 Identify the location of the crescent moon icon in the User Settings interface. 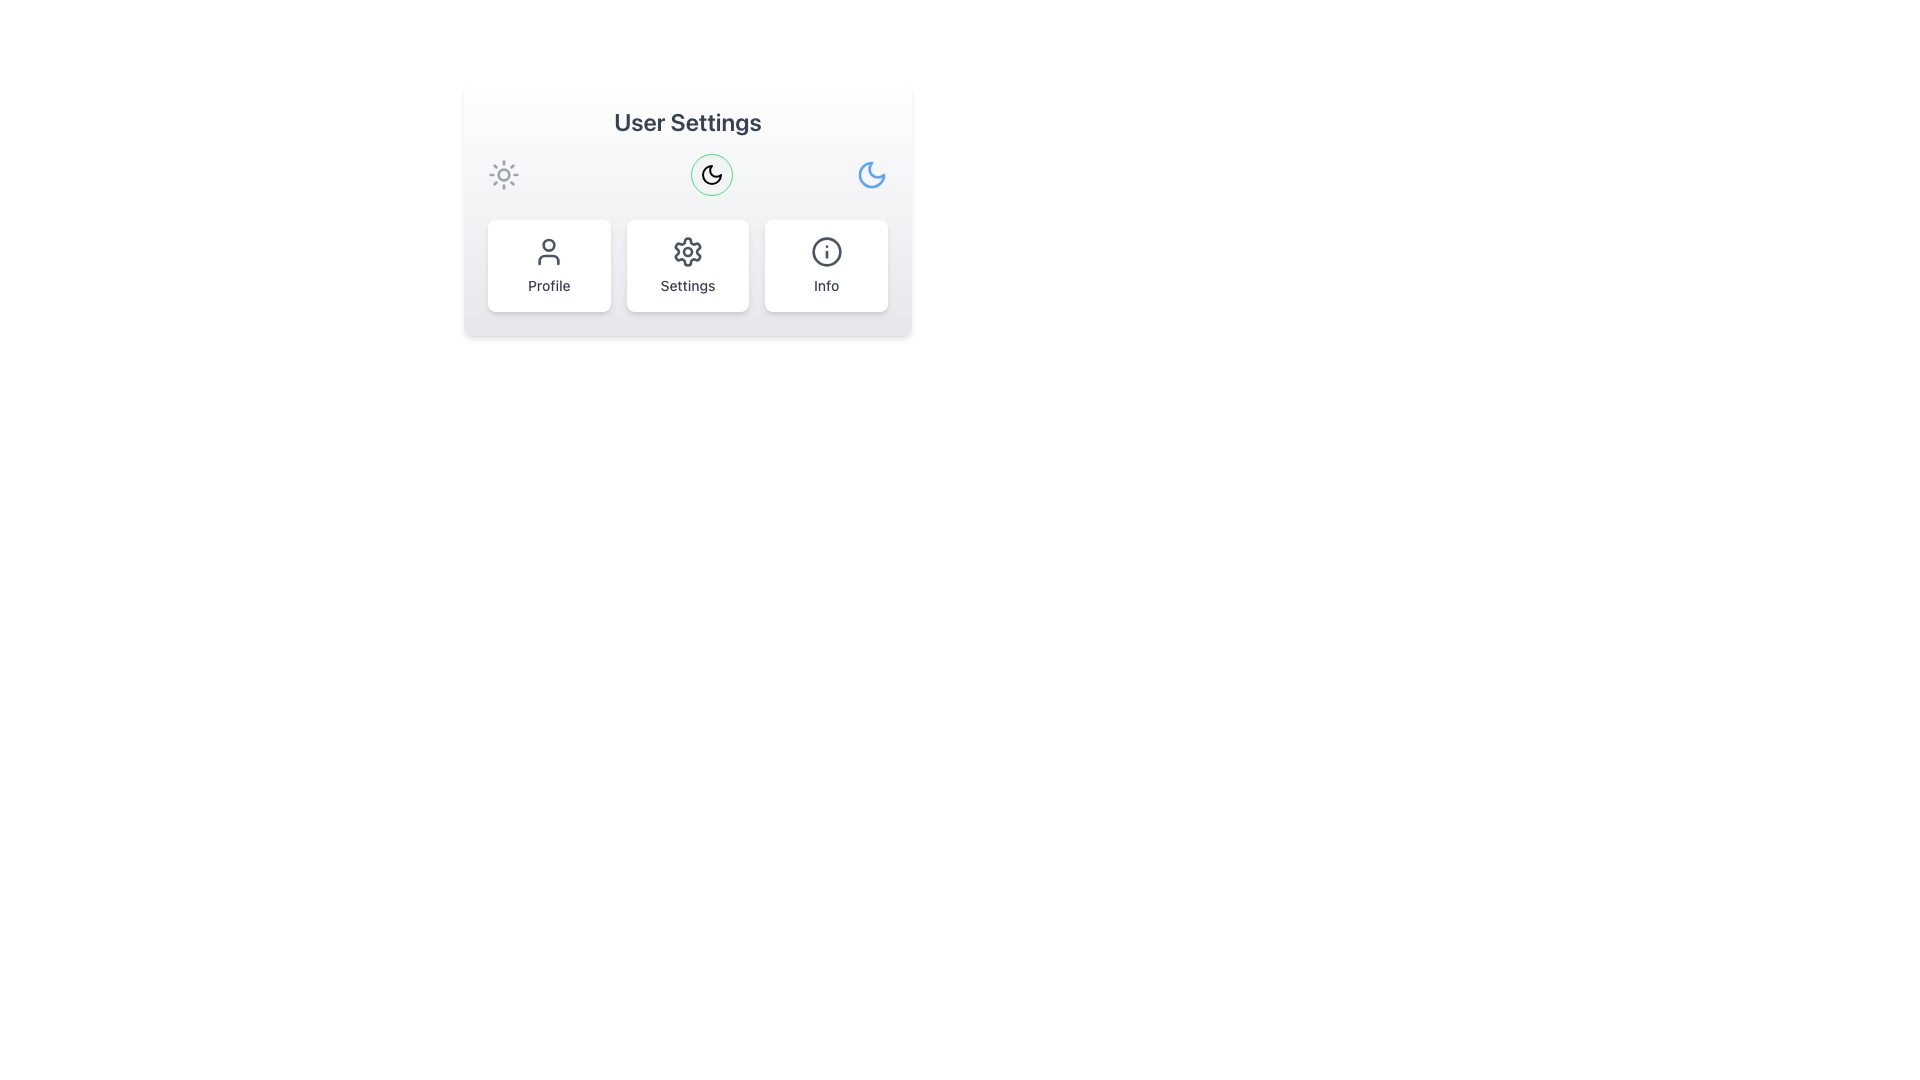
(711, 173).